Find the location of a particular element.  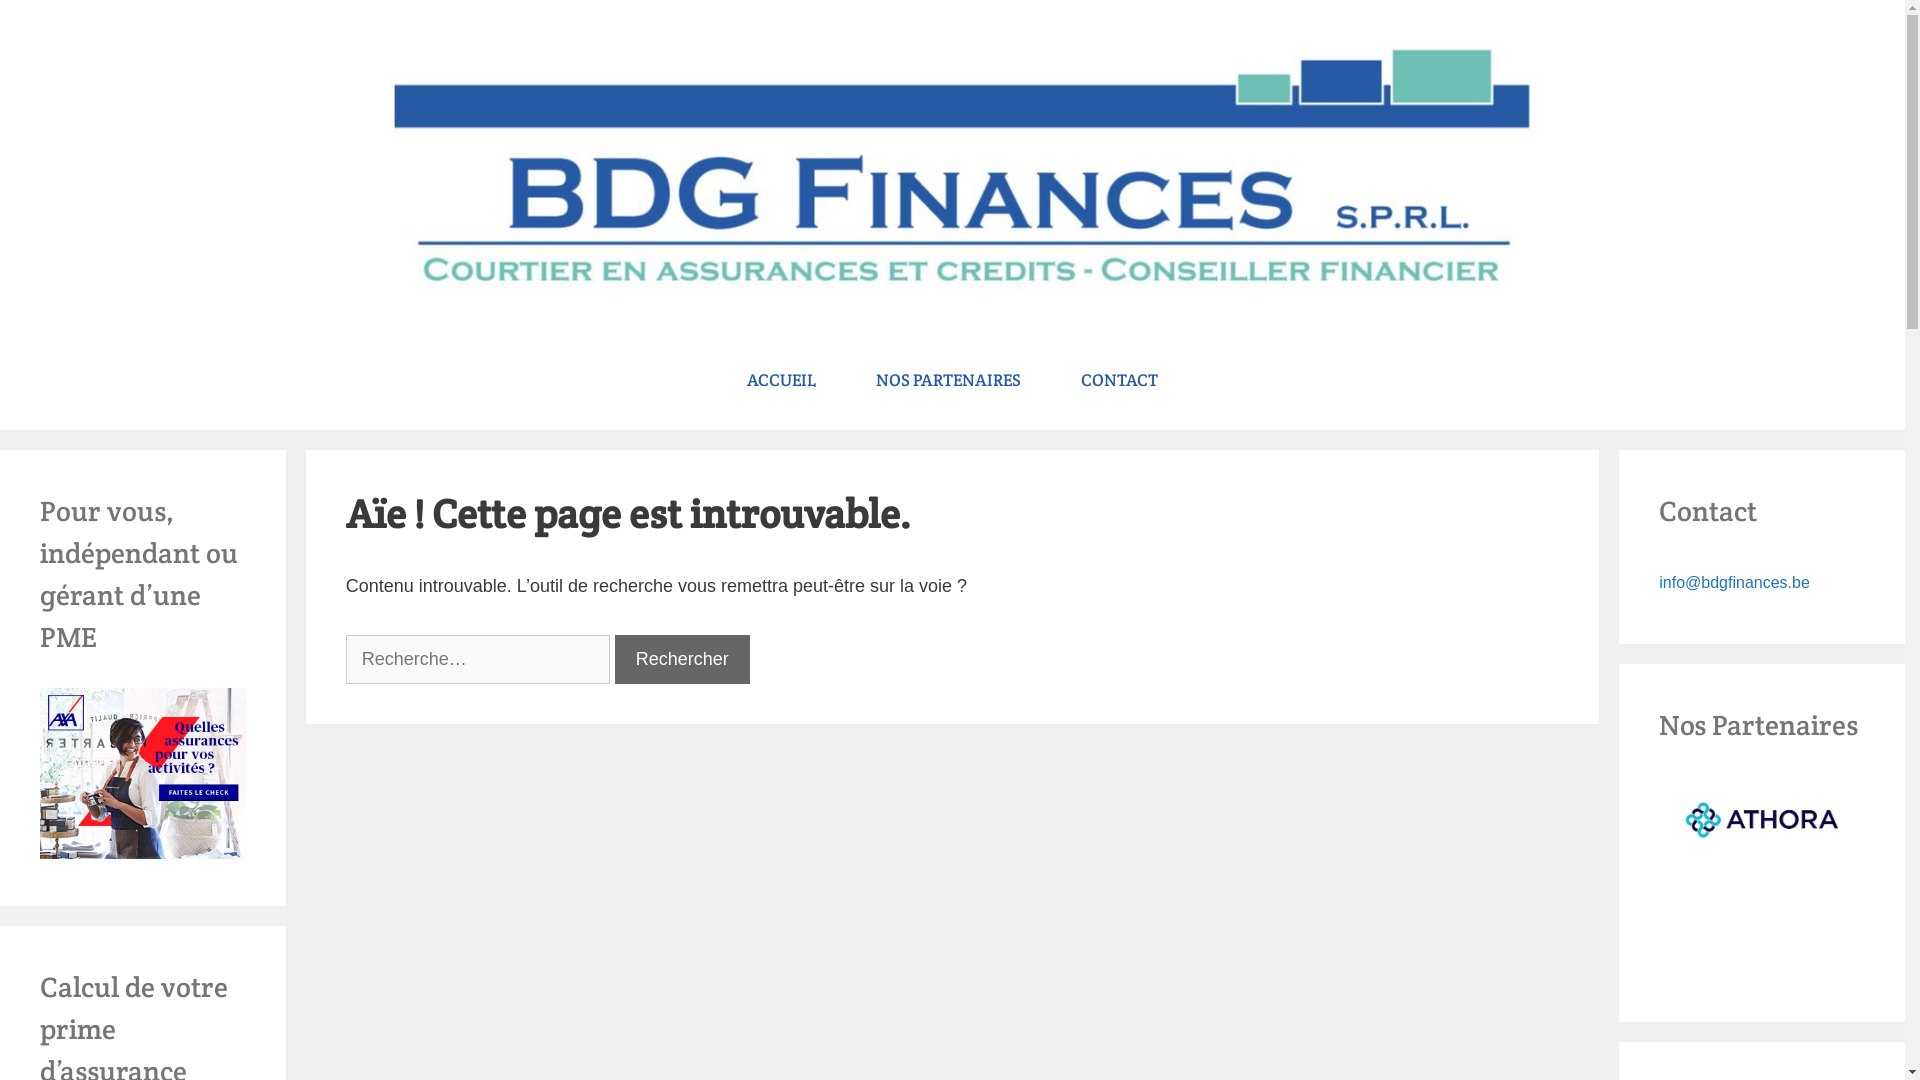

'NOS PARTENAIRES' is located at coordinates (947, 380).